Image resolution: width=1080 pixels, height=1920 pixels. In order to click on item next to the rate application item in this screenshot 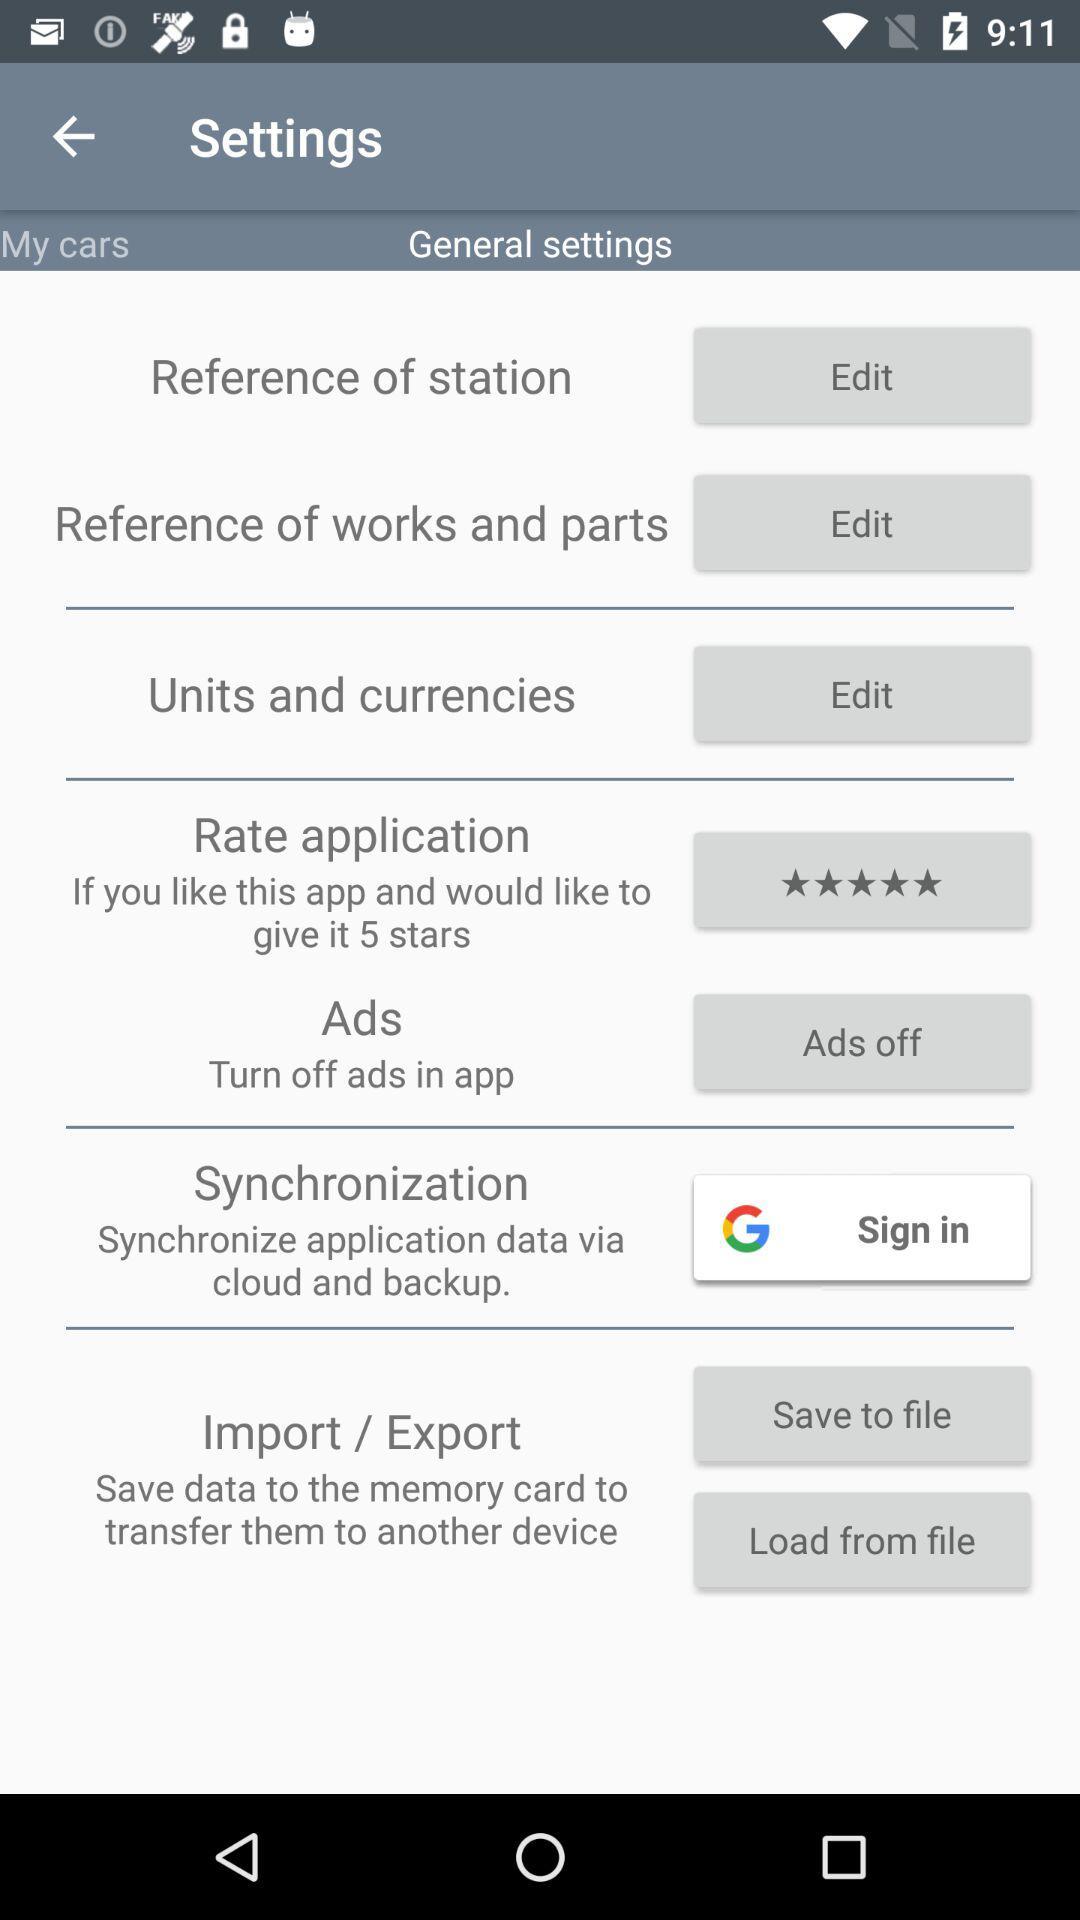, I will do `click(860, 879)`.